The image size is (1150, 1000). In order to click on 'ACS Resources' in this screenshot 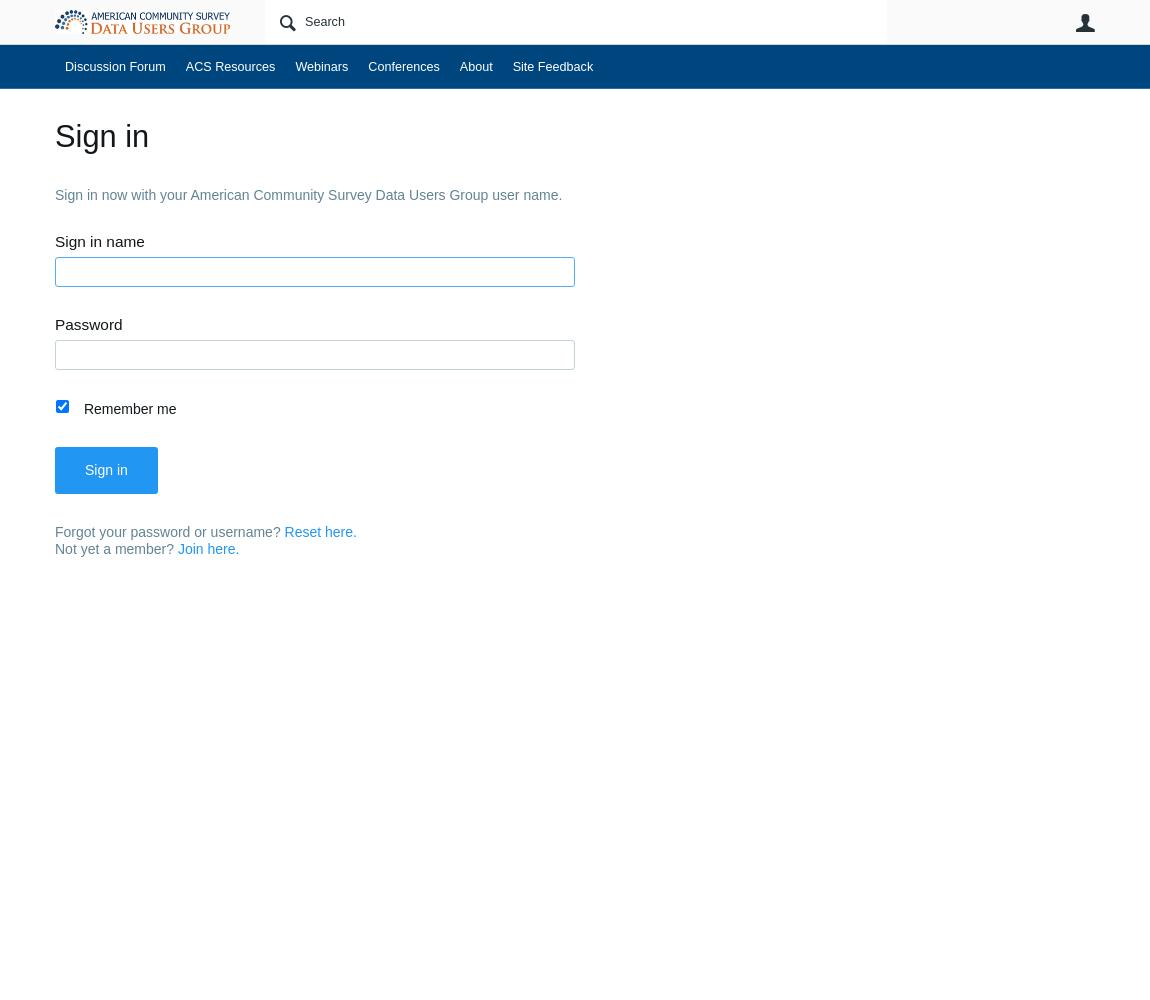, I will do `click(229, 66)`.